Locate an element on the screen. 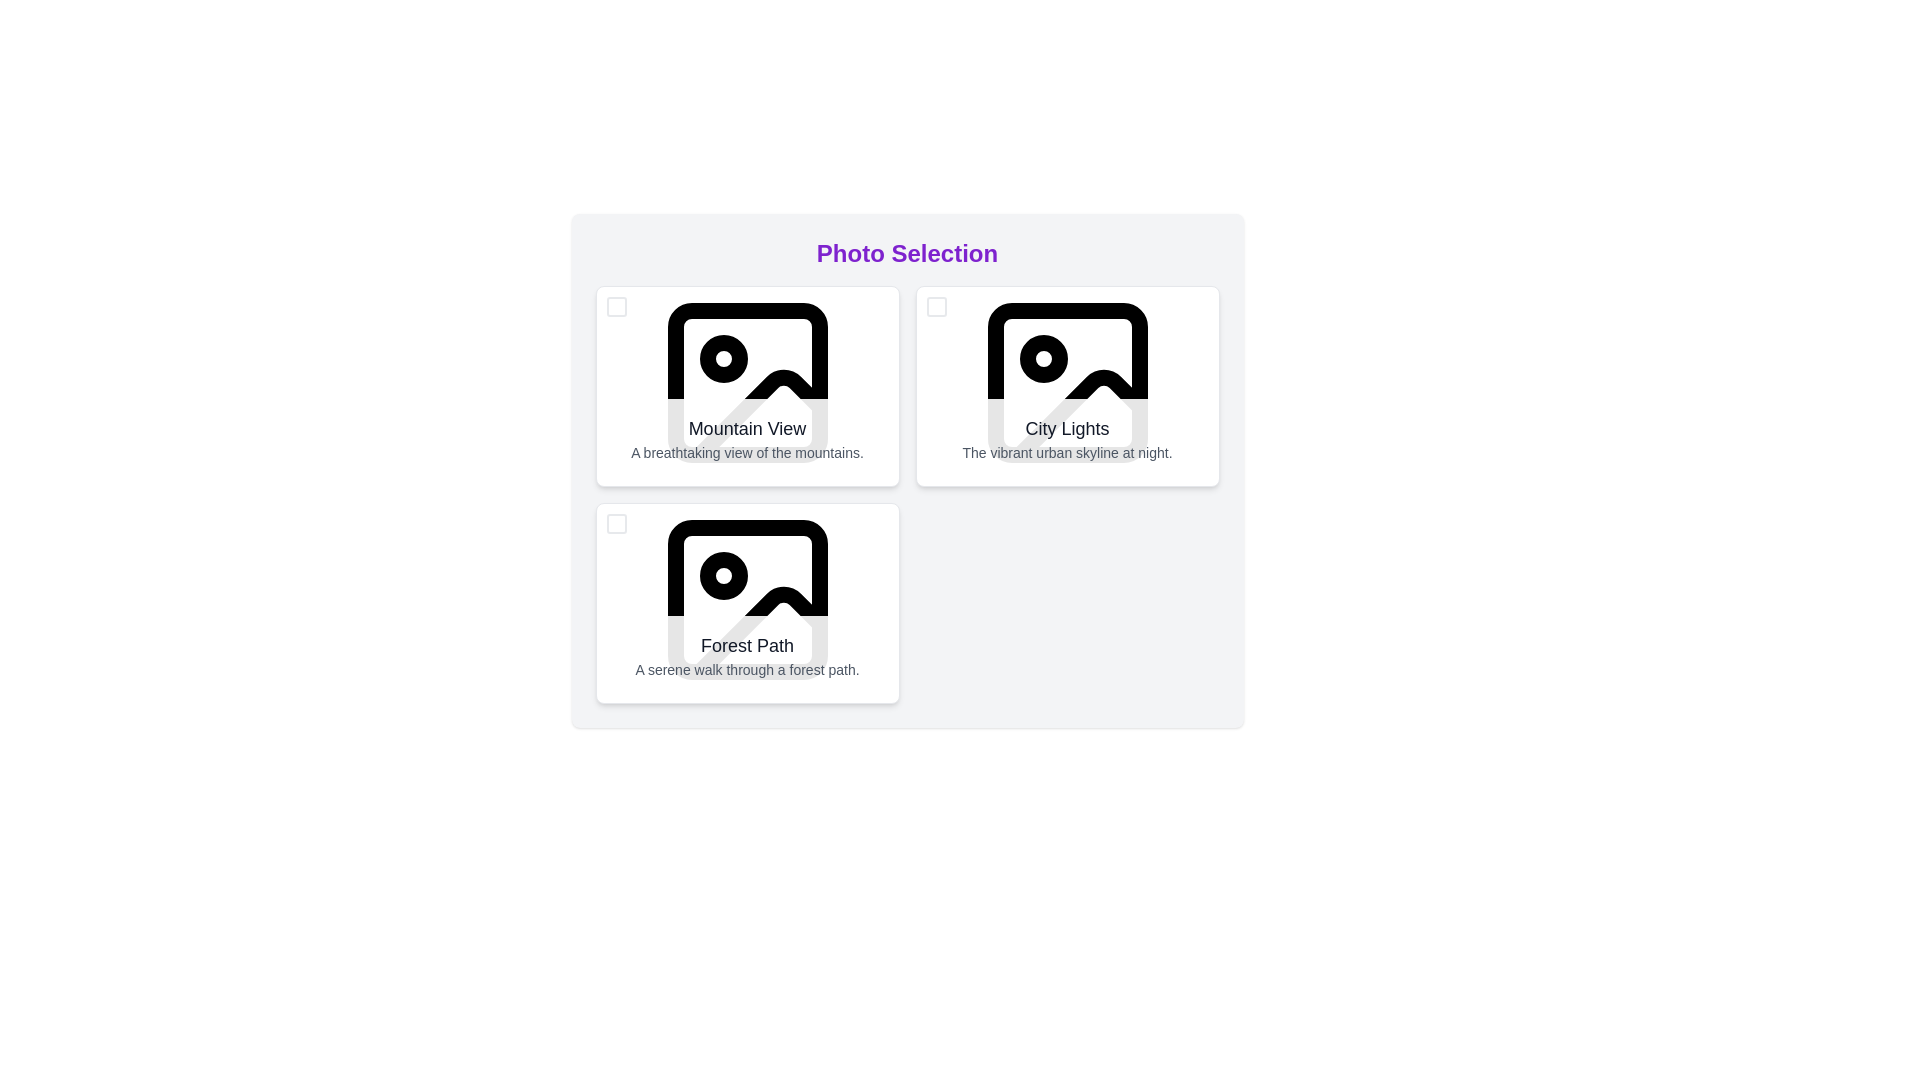  the selectable card located at the top-right corner of the gallery interface is located at coordinates (1066, 382).